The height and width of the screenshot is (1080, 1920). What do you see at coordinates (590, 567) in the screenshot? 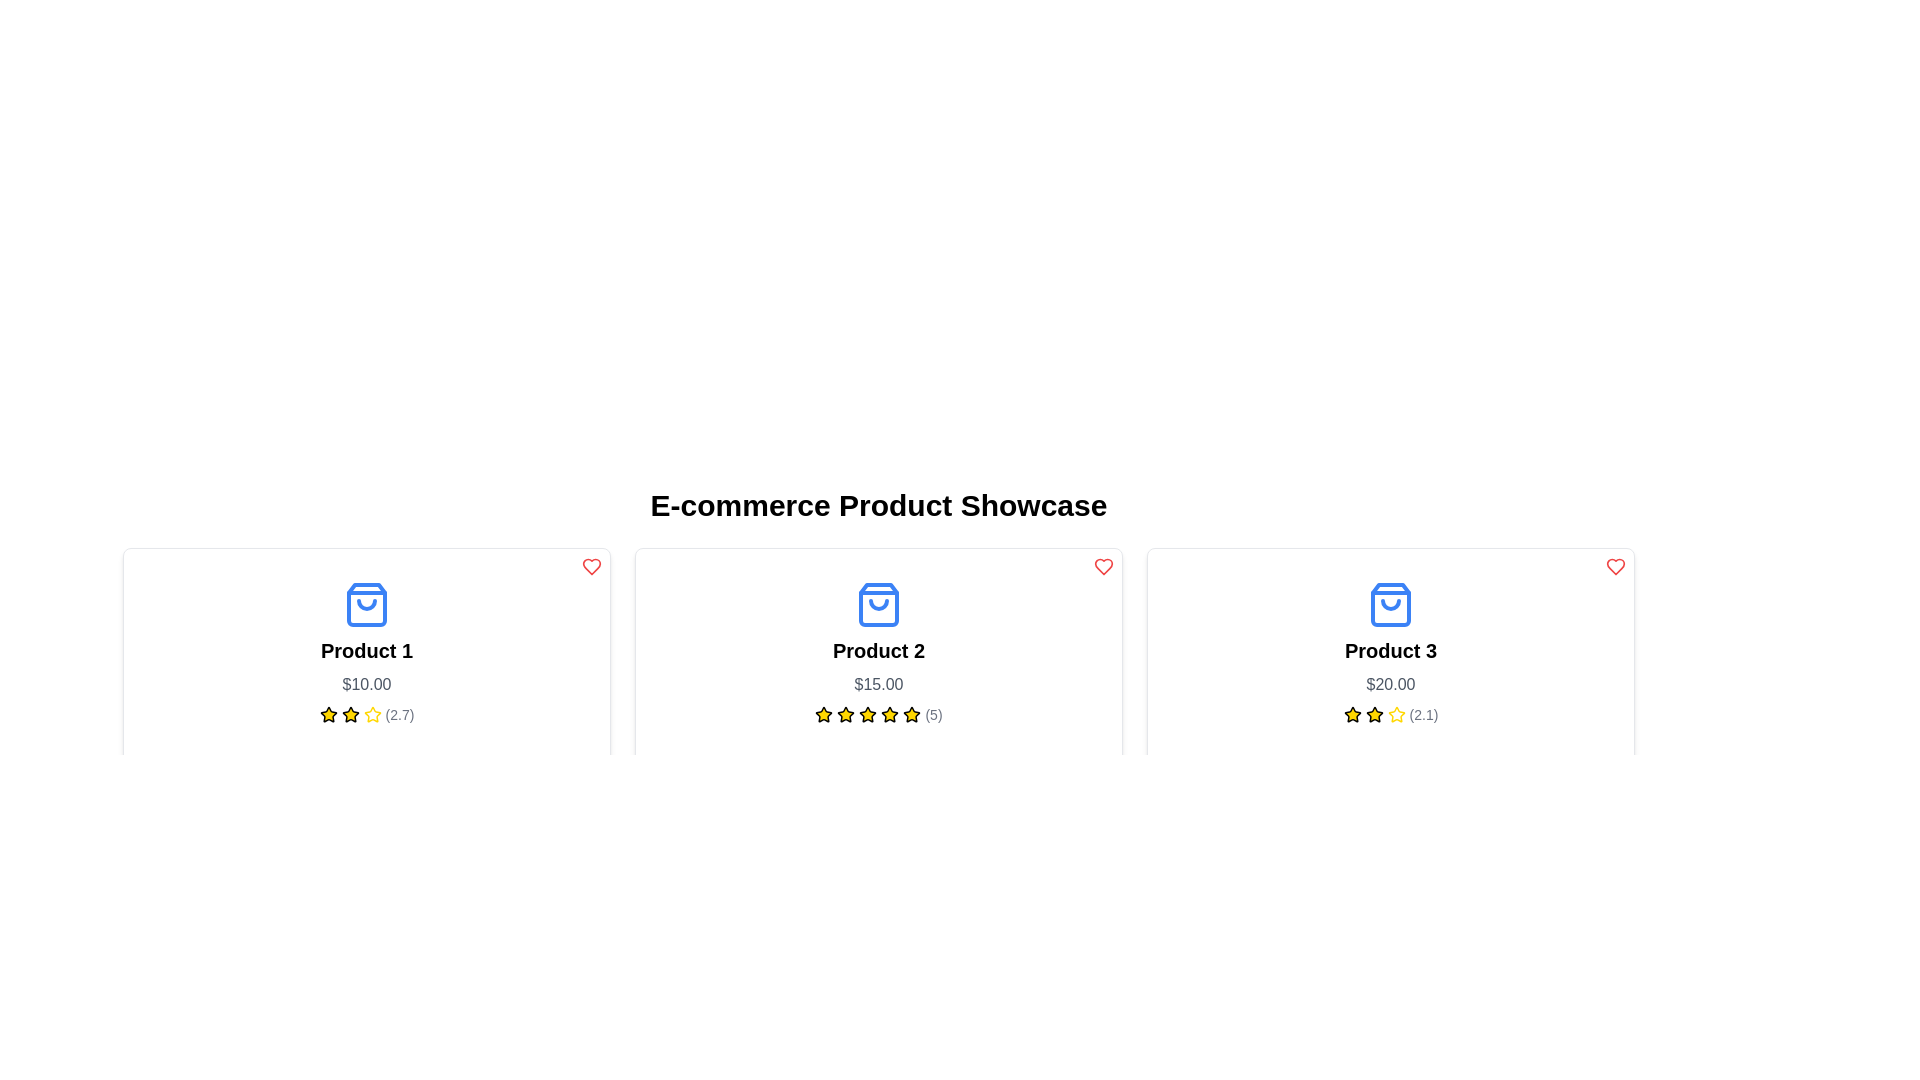
I see `the heart icon button in the top-right corner of the 'Product 1' card for keyboard interaction` at bounding box center [590, 567].